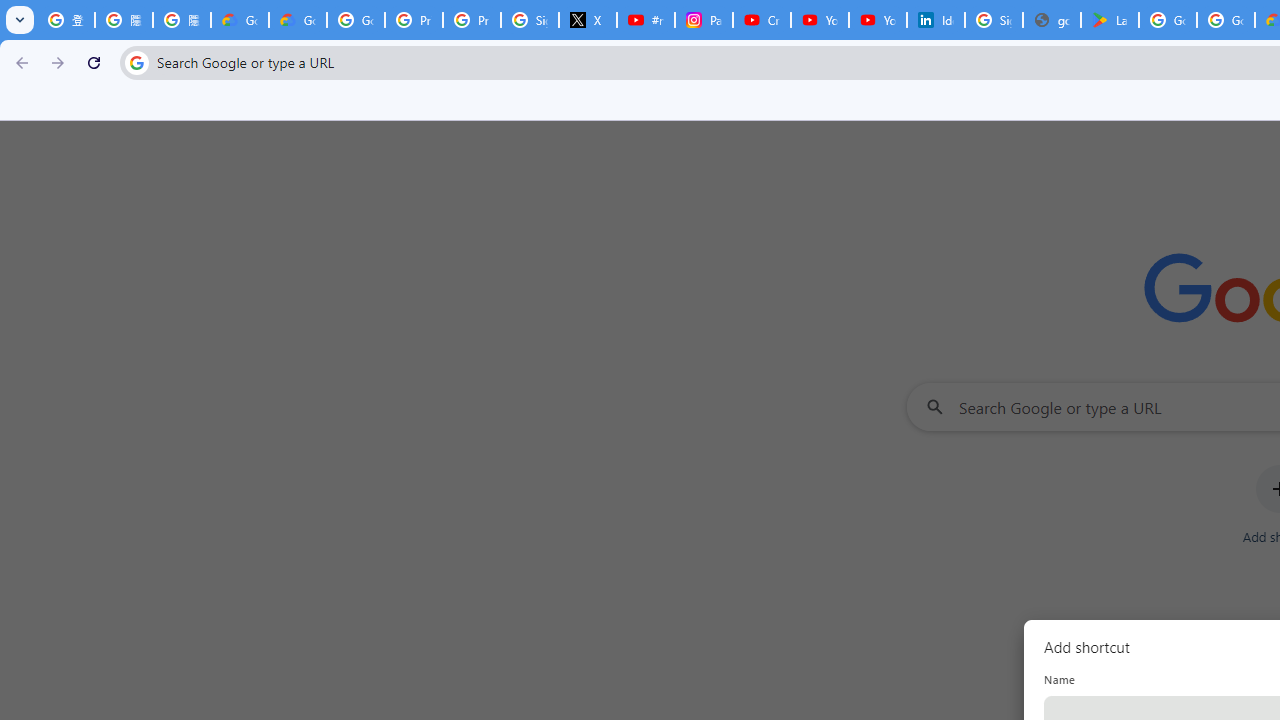 Image resolution: width=1280 pixels, height=720 pixels. I want to click on 'Last Shelter: Survival - Apps on Google Play', so click(1109, 20).